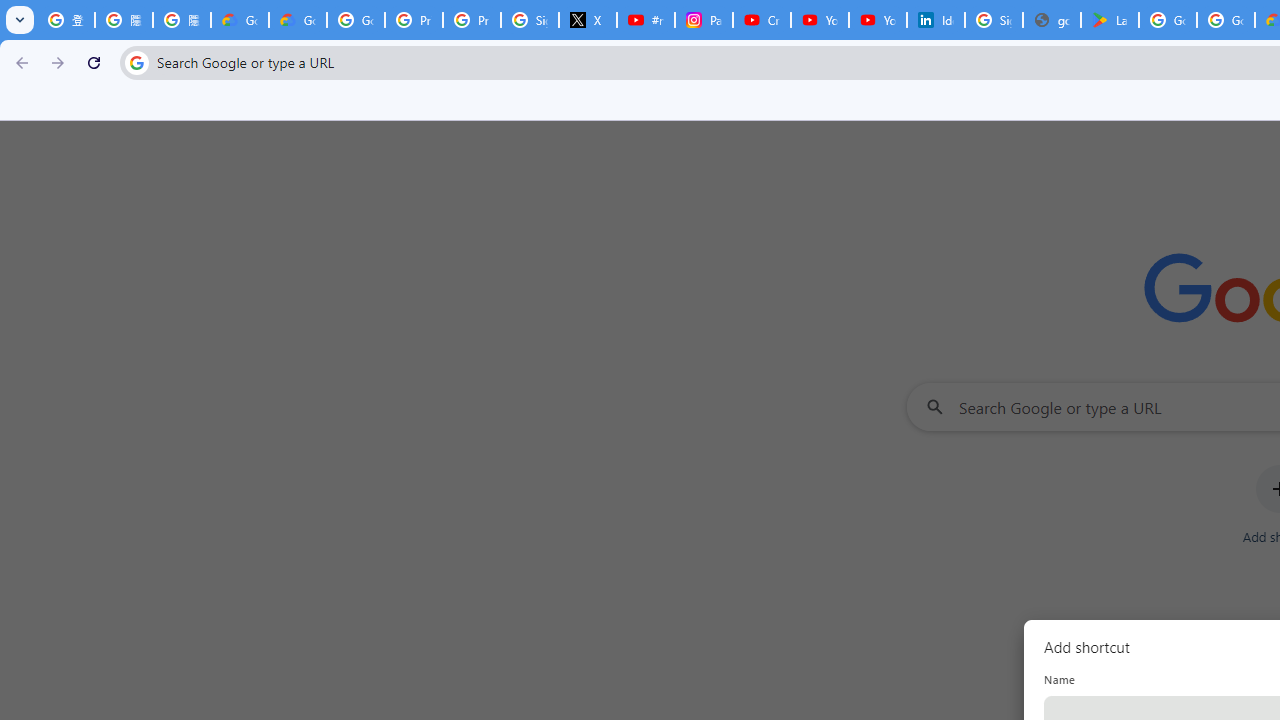 Image resolution: width=1280 pixels, height=720 pixels. I want to click on 'Last Shelter: Survival - Apps on Google Play', so click(1109, 20).